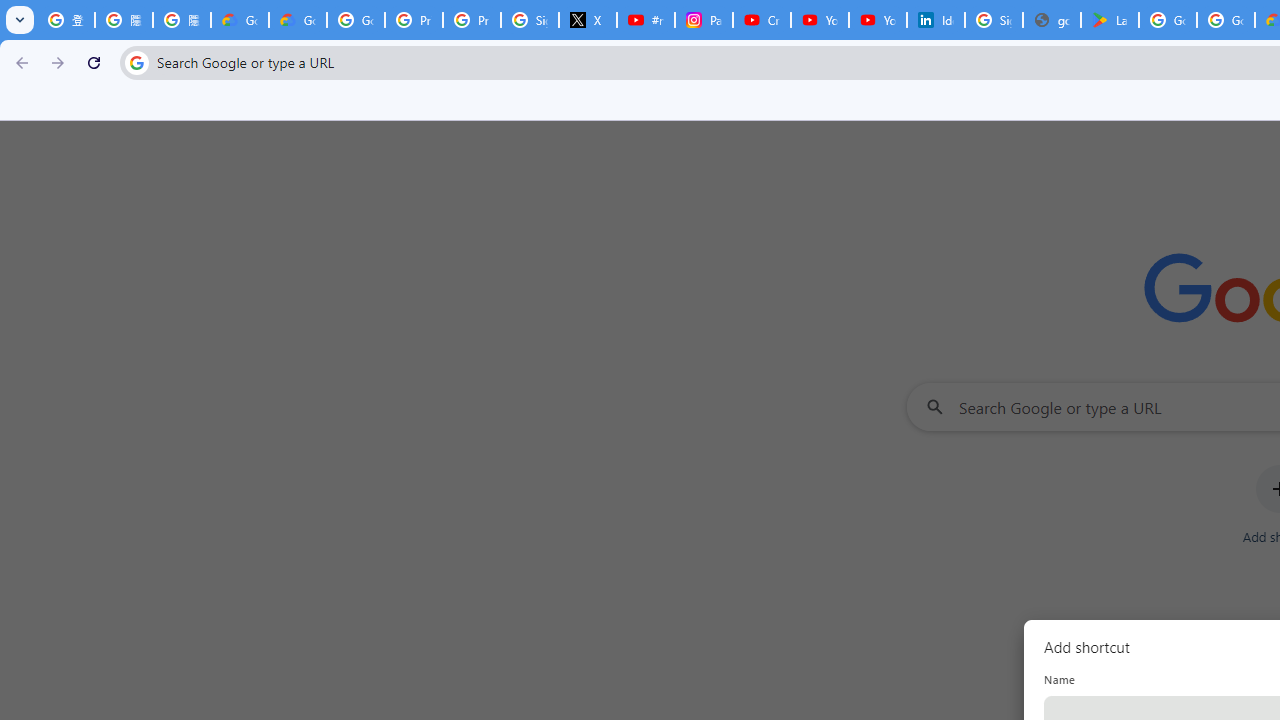 Image resolution: width=1280 pixels, height=720 pixels. I want to click on 'Last Shelter: Survival - Apps on Google Play', so click(1109, 20).